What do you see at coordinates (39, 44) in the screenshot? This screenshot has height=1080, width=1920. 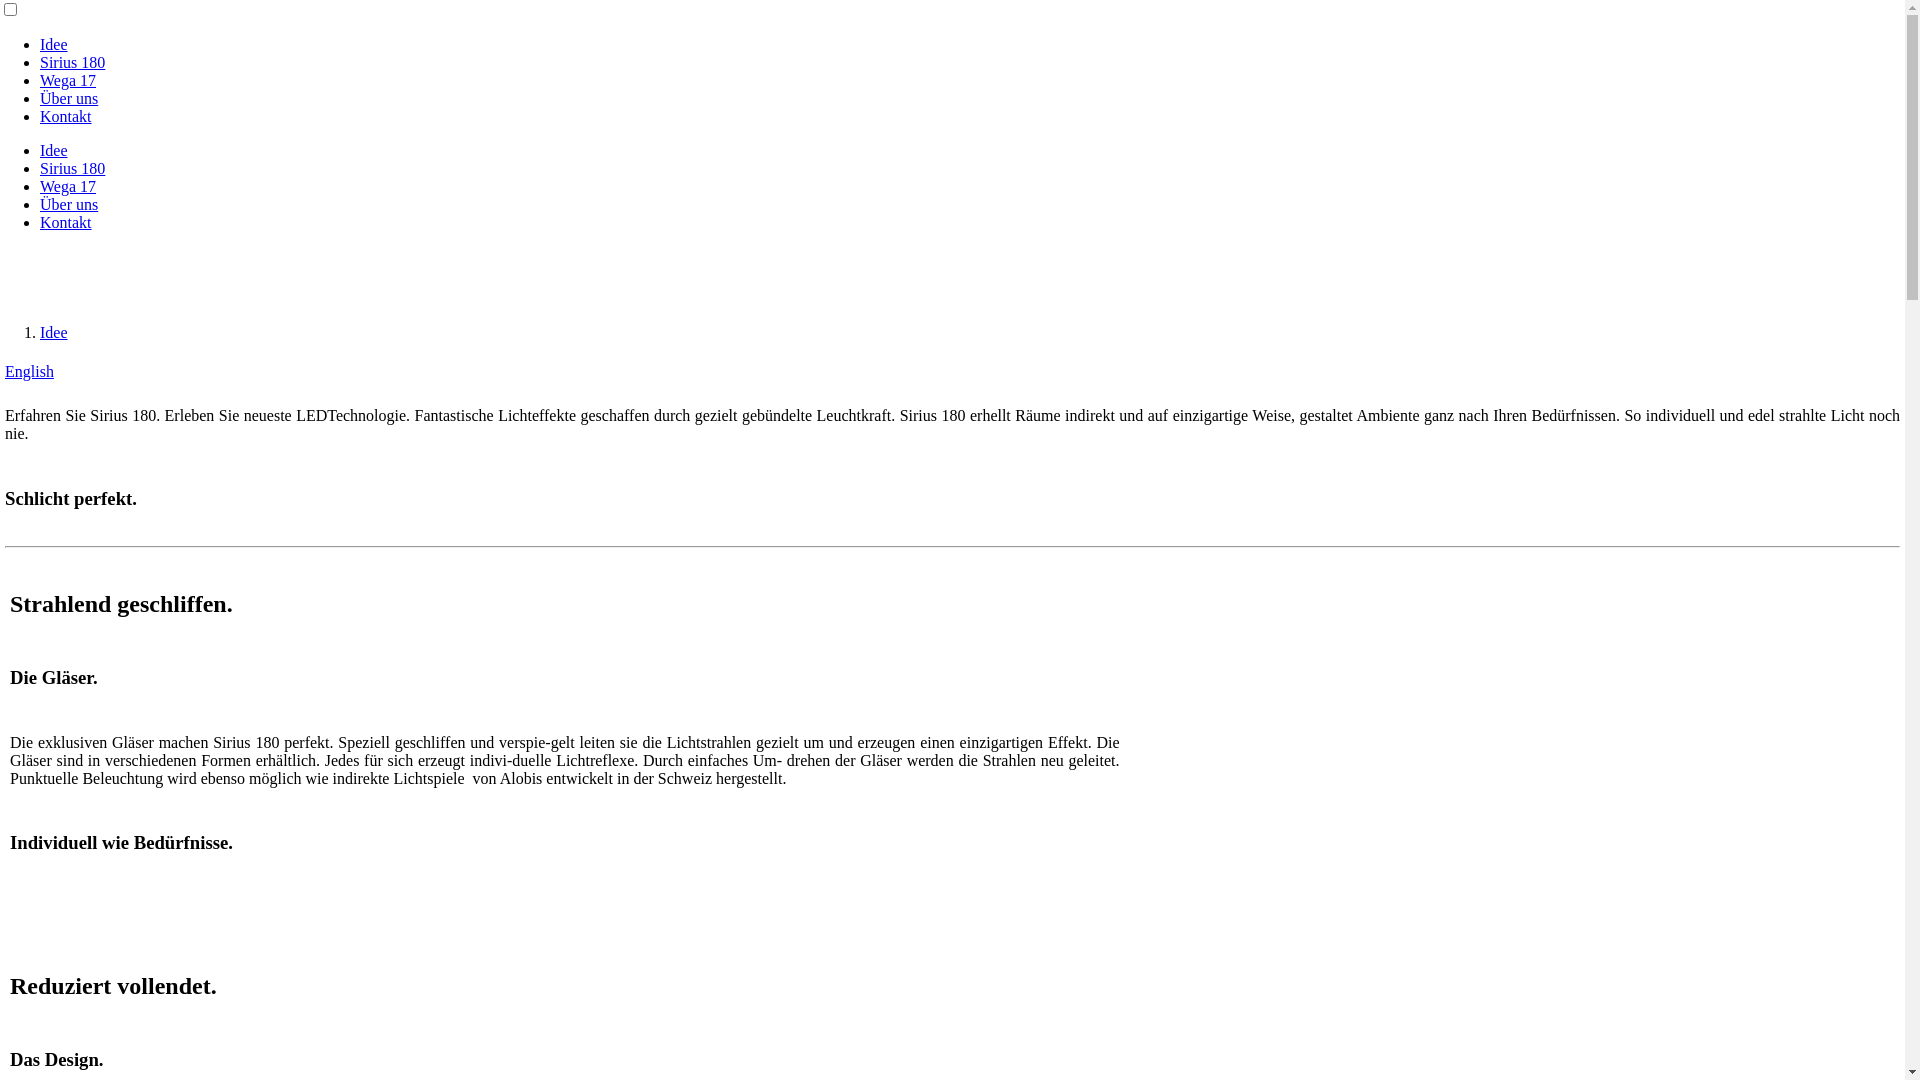 I see `'Idee'` at bounding box center [39, 44].